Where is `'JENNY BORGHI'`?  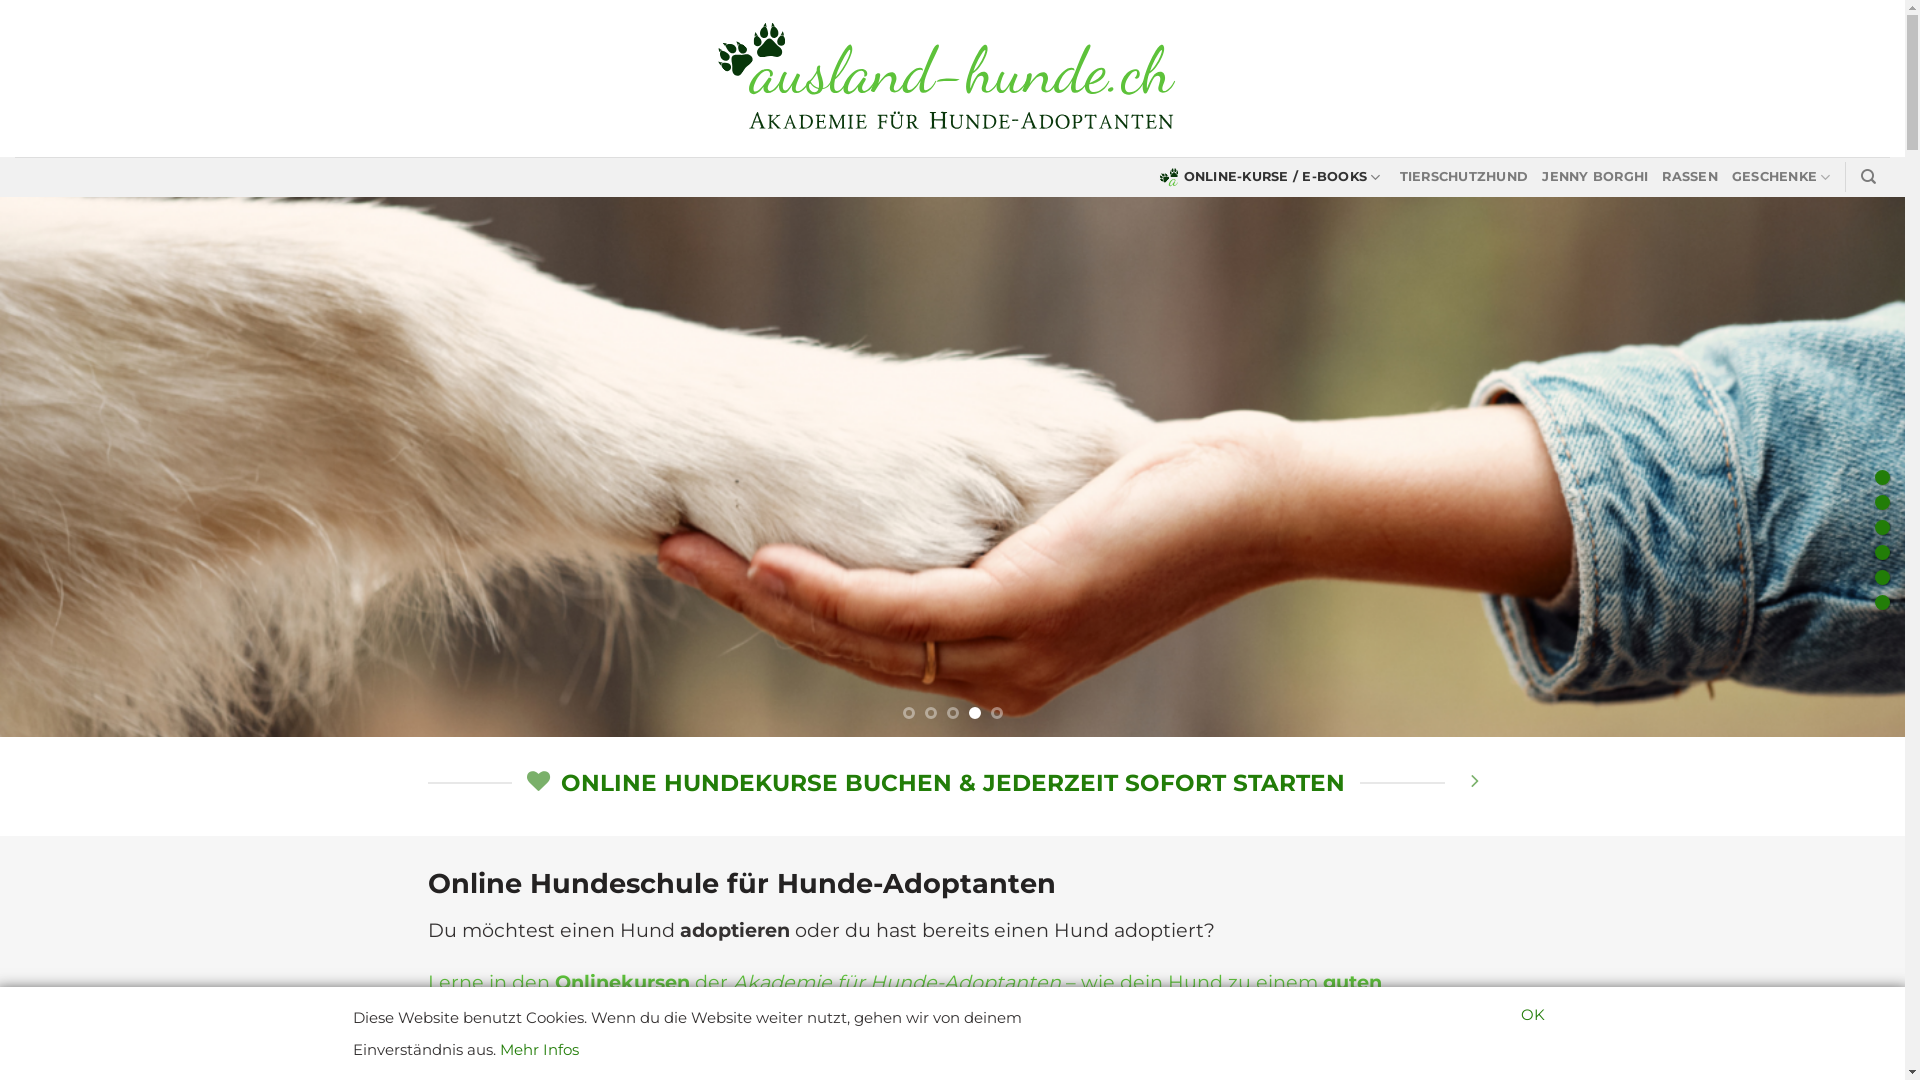
'JENNY BORGHI' is located at coordinates (1593, 176).